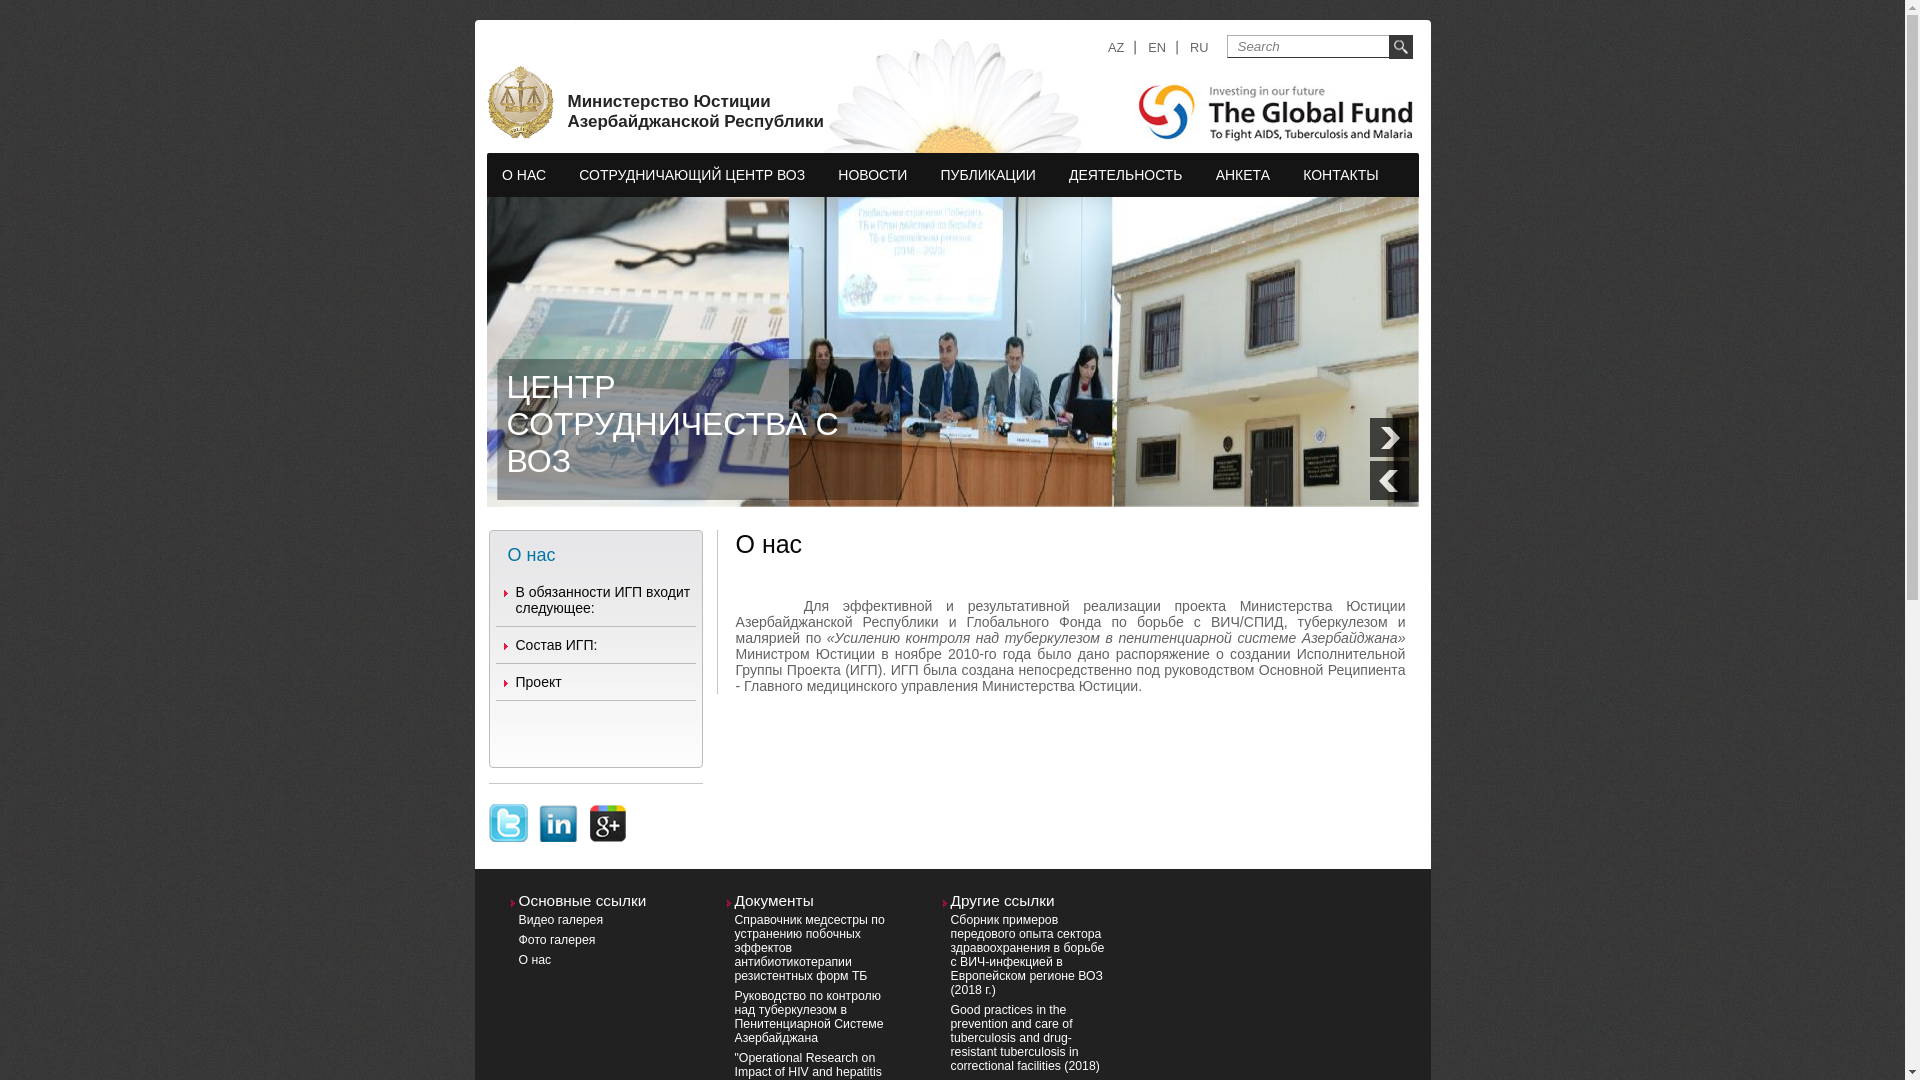 The height and width of the screenshot is (1080, 1920). I want to click on ' ', so click(608, 811).